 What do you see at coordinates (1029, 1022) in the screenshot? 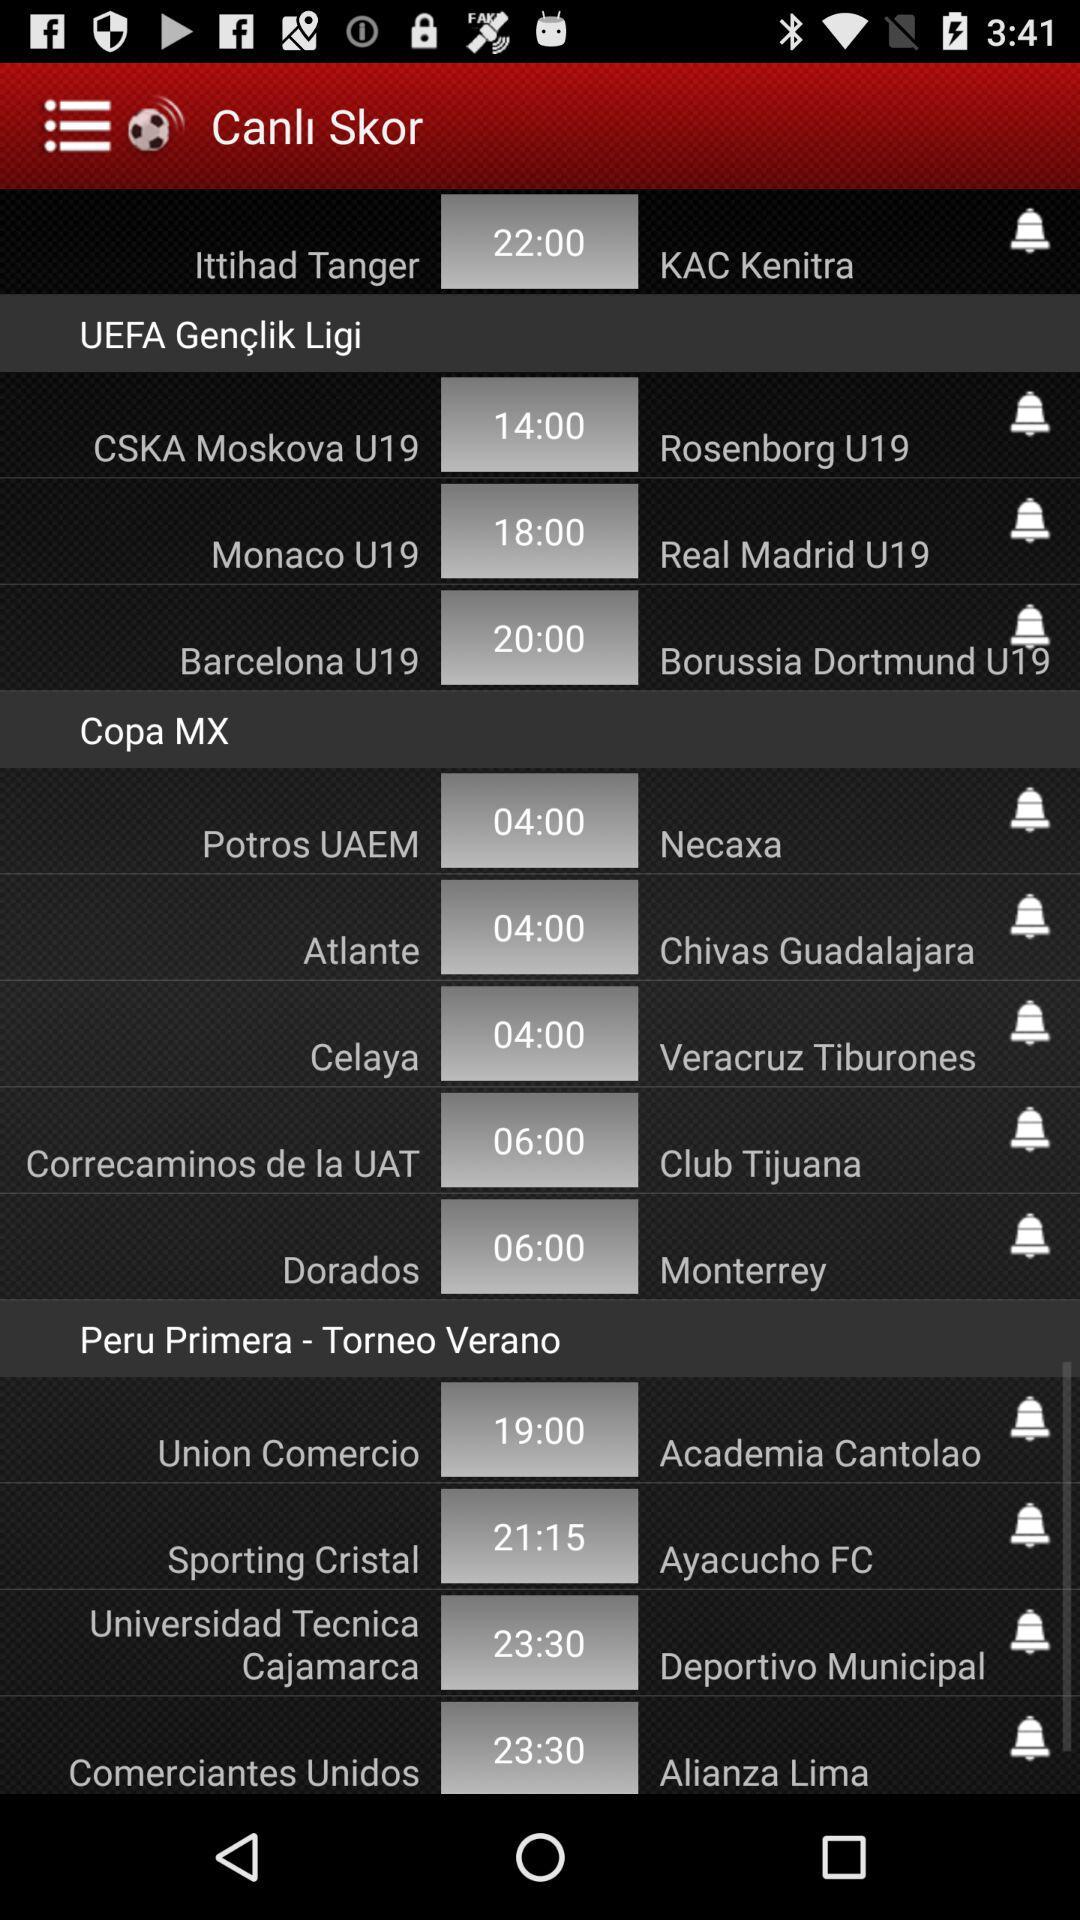
I see `notification option` at bounding box center [1029, 1022].